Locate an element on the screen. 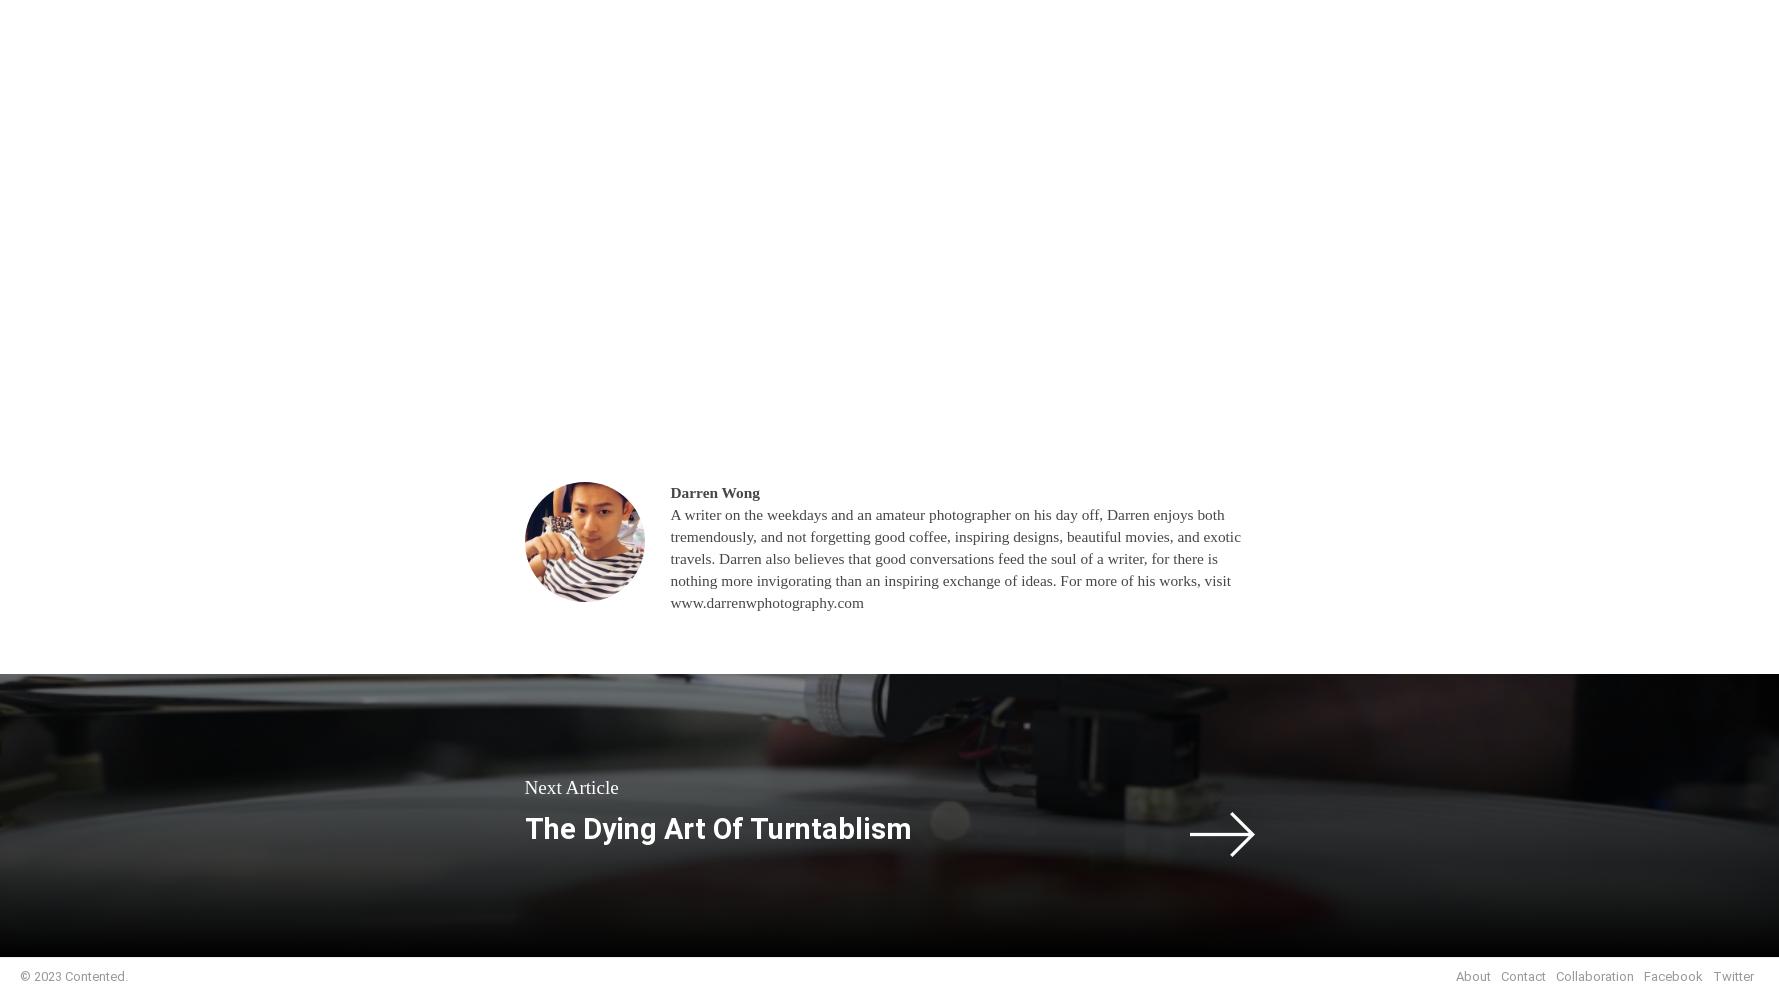 The image size is (1779, 996). 'Contact' is located at coordinates (1523, 975).